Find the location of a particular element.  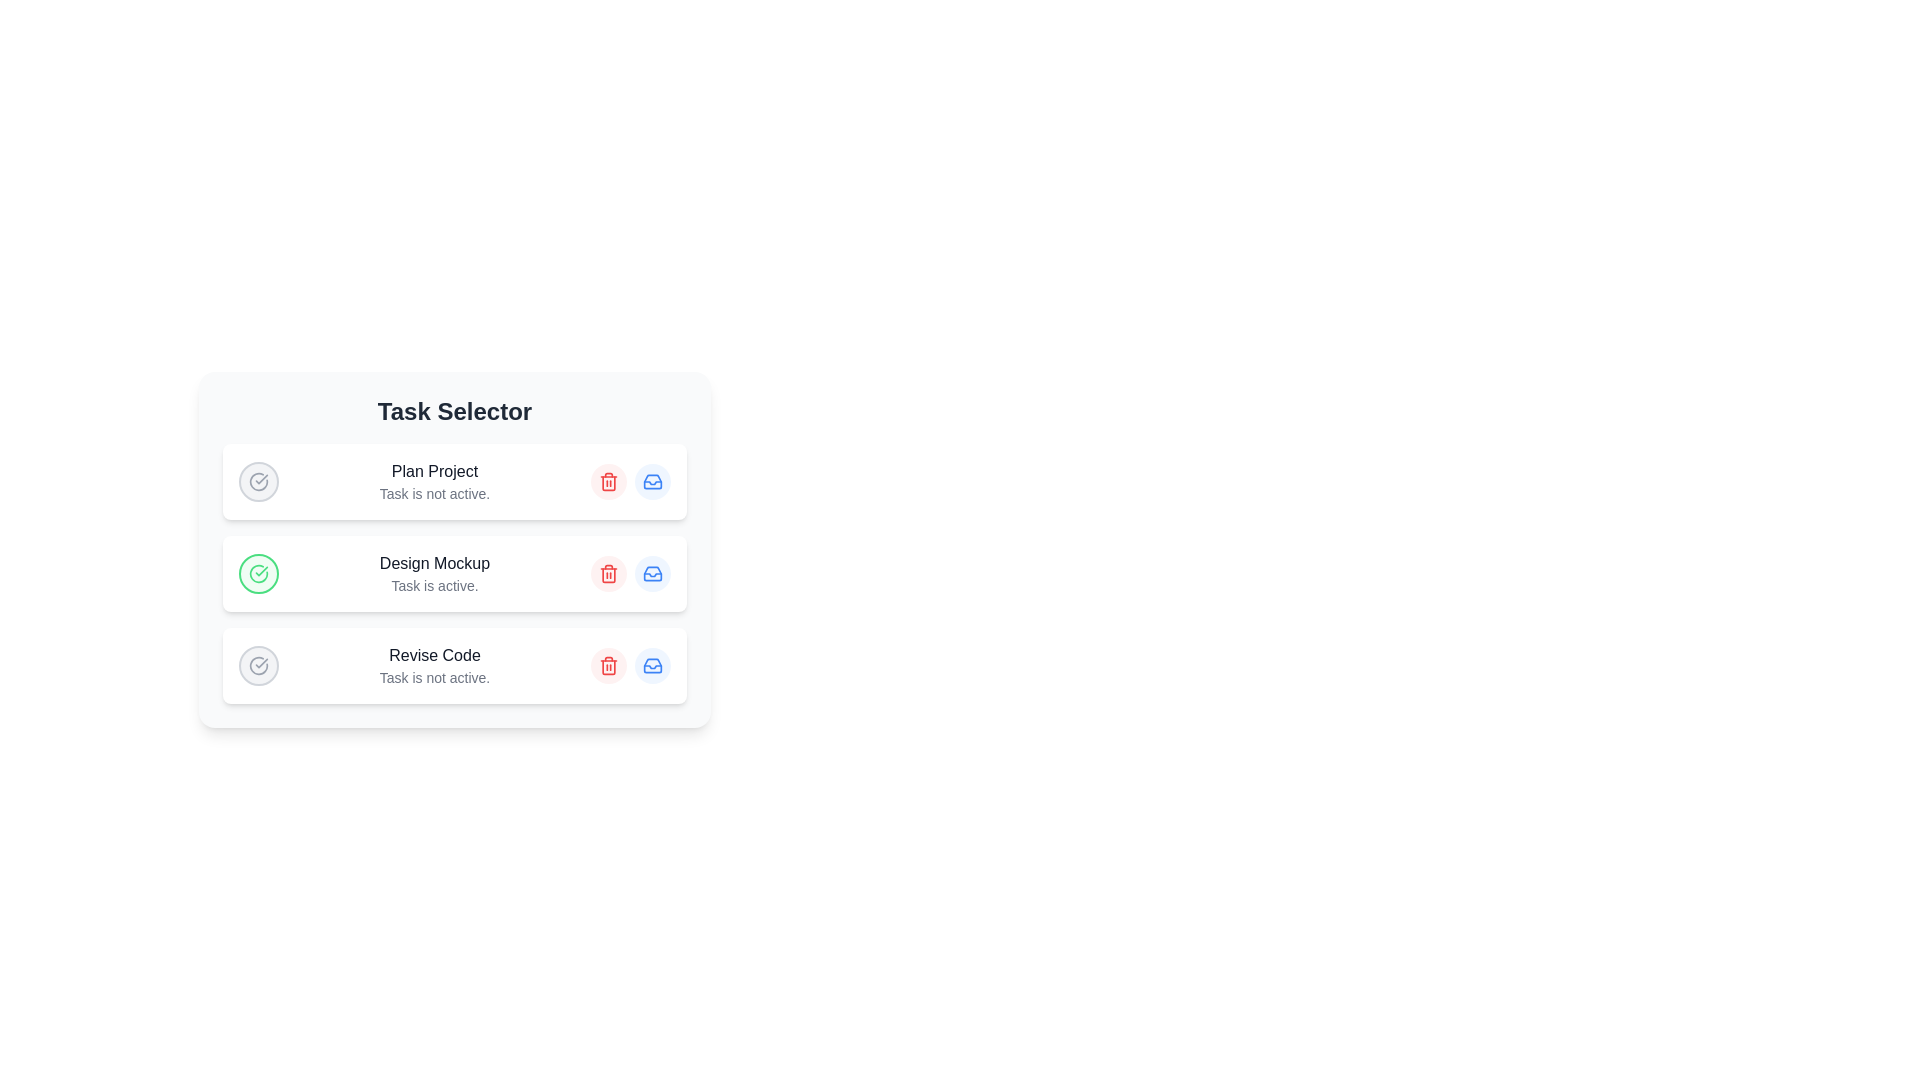

the blue inbox tray icon located at the far right of the second row of task entries in the 'Task Selector' panel is located at coordinates (652, 574).